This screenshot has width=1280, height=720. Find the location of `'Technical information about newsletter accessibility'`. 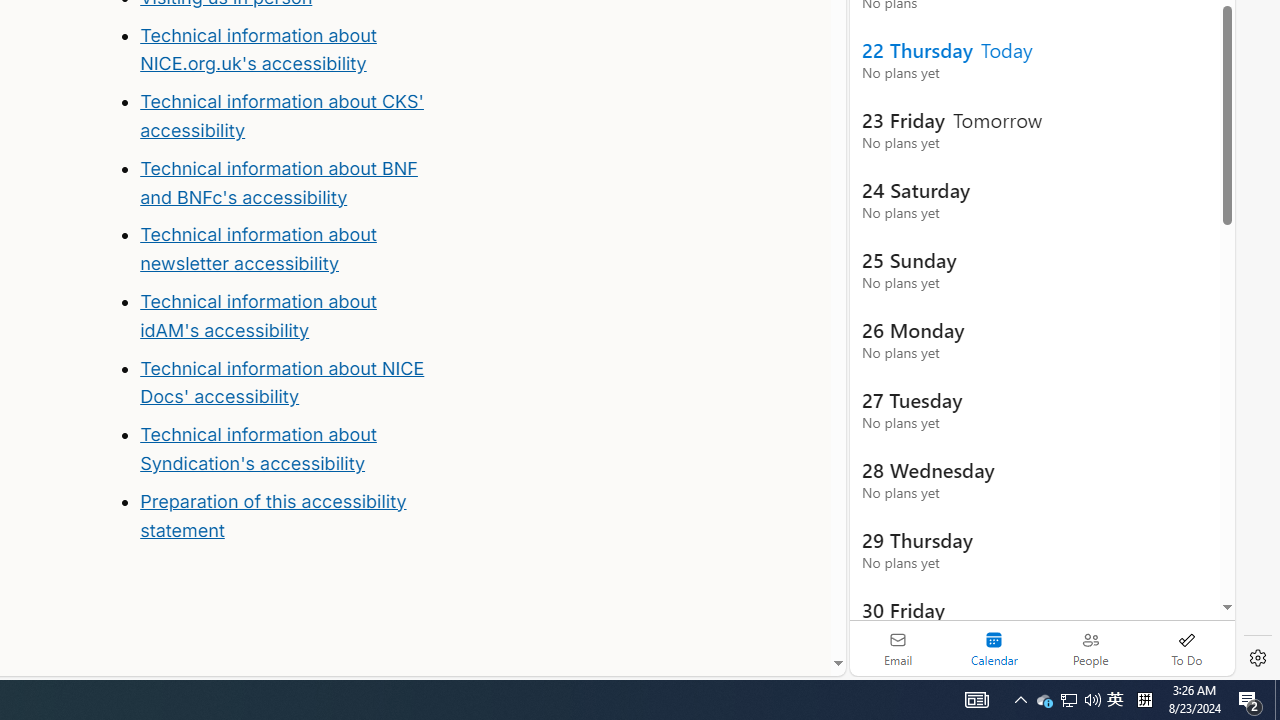

'Technical information about newsletter accessibility' is located at coordinates (257, 248).